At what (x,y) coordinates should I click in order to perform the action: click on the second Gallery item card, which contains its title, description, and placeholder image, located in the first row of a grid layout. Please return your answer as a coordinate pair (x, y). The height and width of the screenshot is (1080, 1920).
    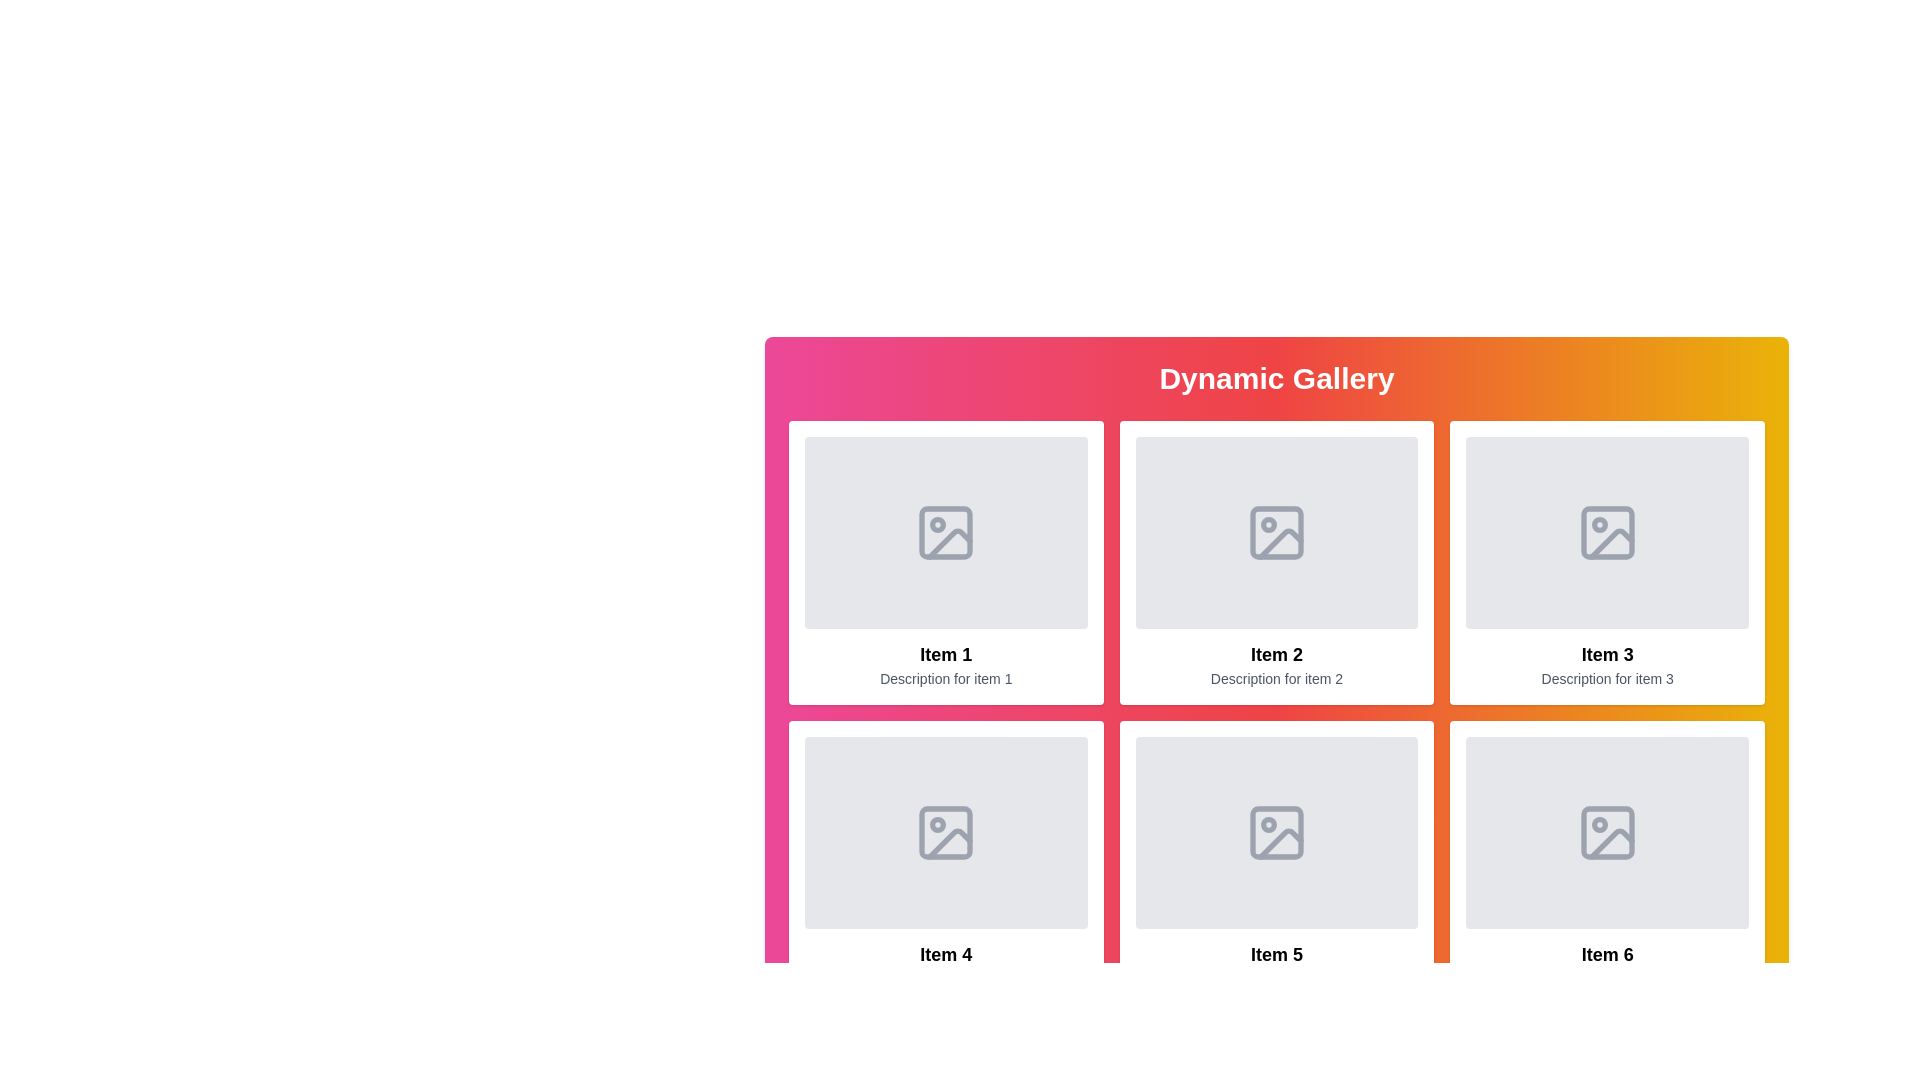
    Looking at the image, I should click on (1275, 563).